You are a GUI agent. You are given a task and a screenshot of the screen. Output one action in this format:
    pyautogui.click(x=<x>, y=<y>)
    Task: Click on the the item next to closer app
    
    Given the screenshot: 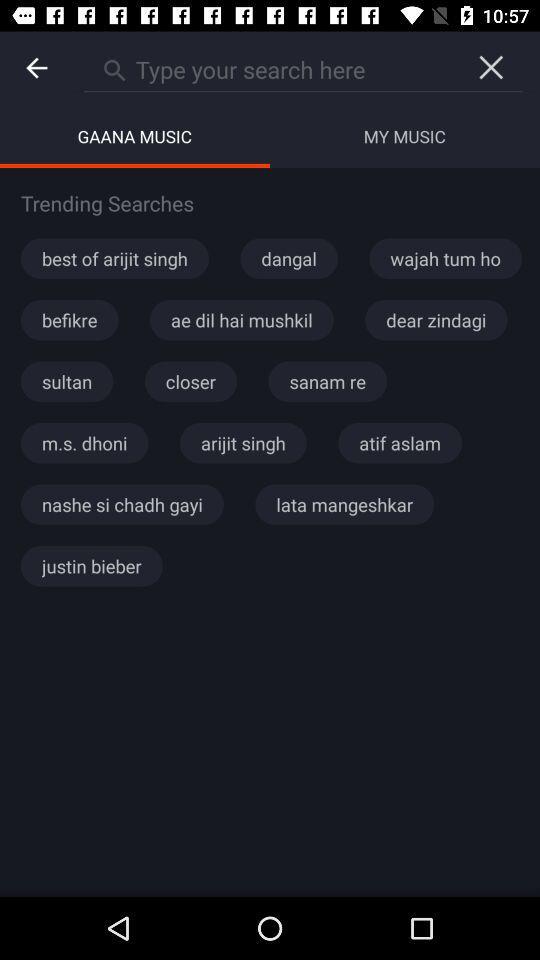 What is the action you would take?
    pyautogui.click(x=67, y=380)
    